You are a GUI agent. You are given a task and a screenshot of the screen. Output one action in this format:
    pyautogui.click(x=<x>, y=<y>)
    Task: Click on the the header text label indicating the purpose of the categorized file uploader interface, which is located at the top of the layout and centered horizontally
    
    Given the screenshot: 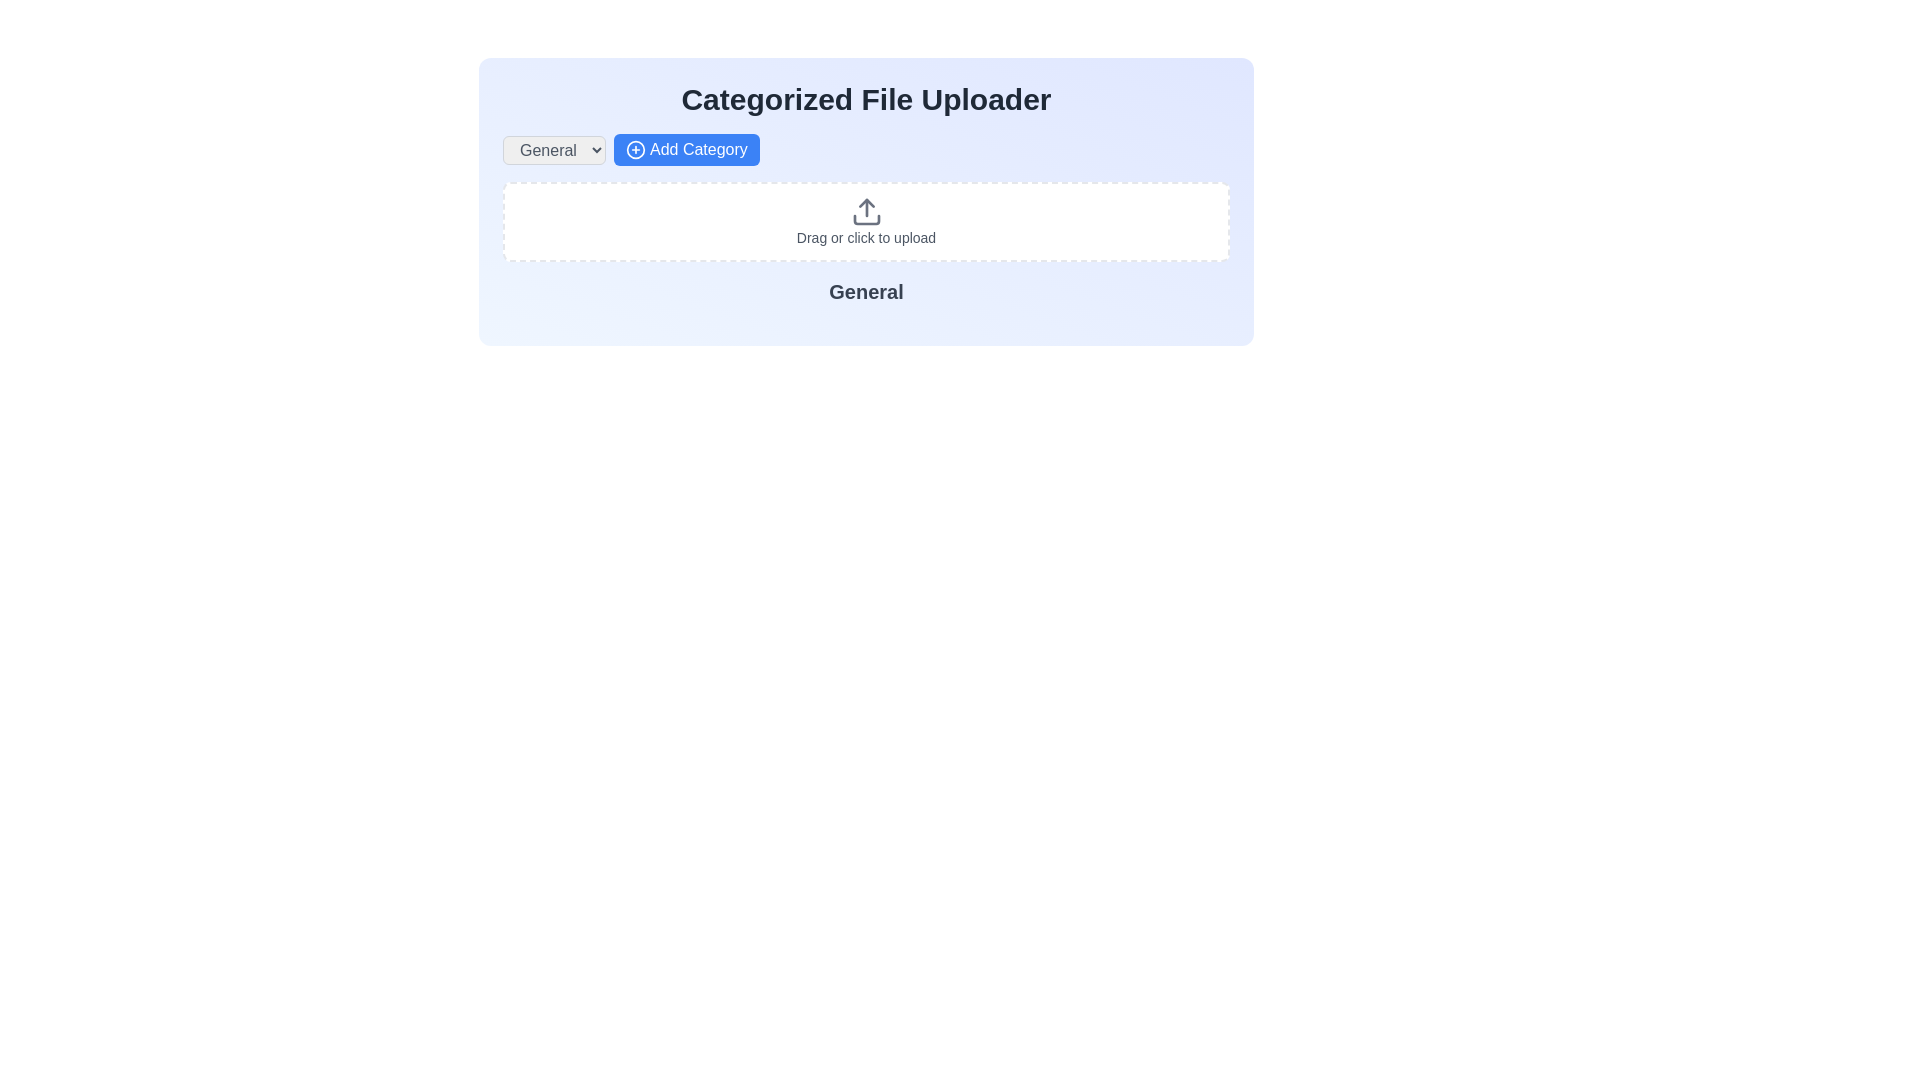 What is the action you would take?
    pyautogui.click(x=866, y=100)
    